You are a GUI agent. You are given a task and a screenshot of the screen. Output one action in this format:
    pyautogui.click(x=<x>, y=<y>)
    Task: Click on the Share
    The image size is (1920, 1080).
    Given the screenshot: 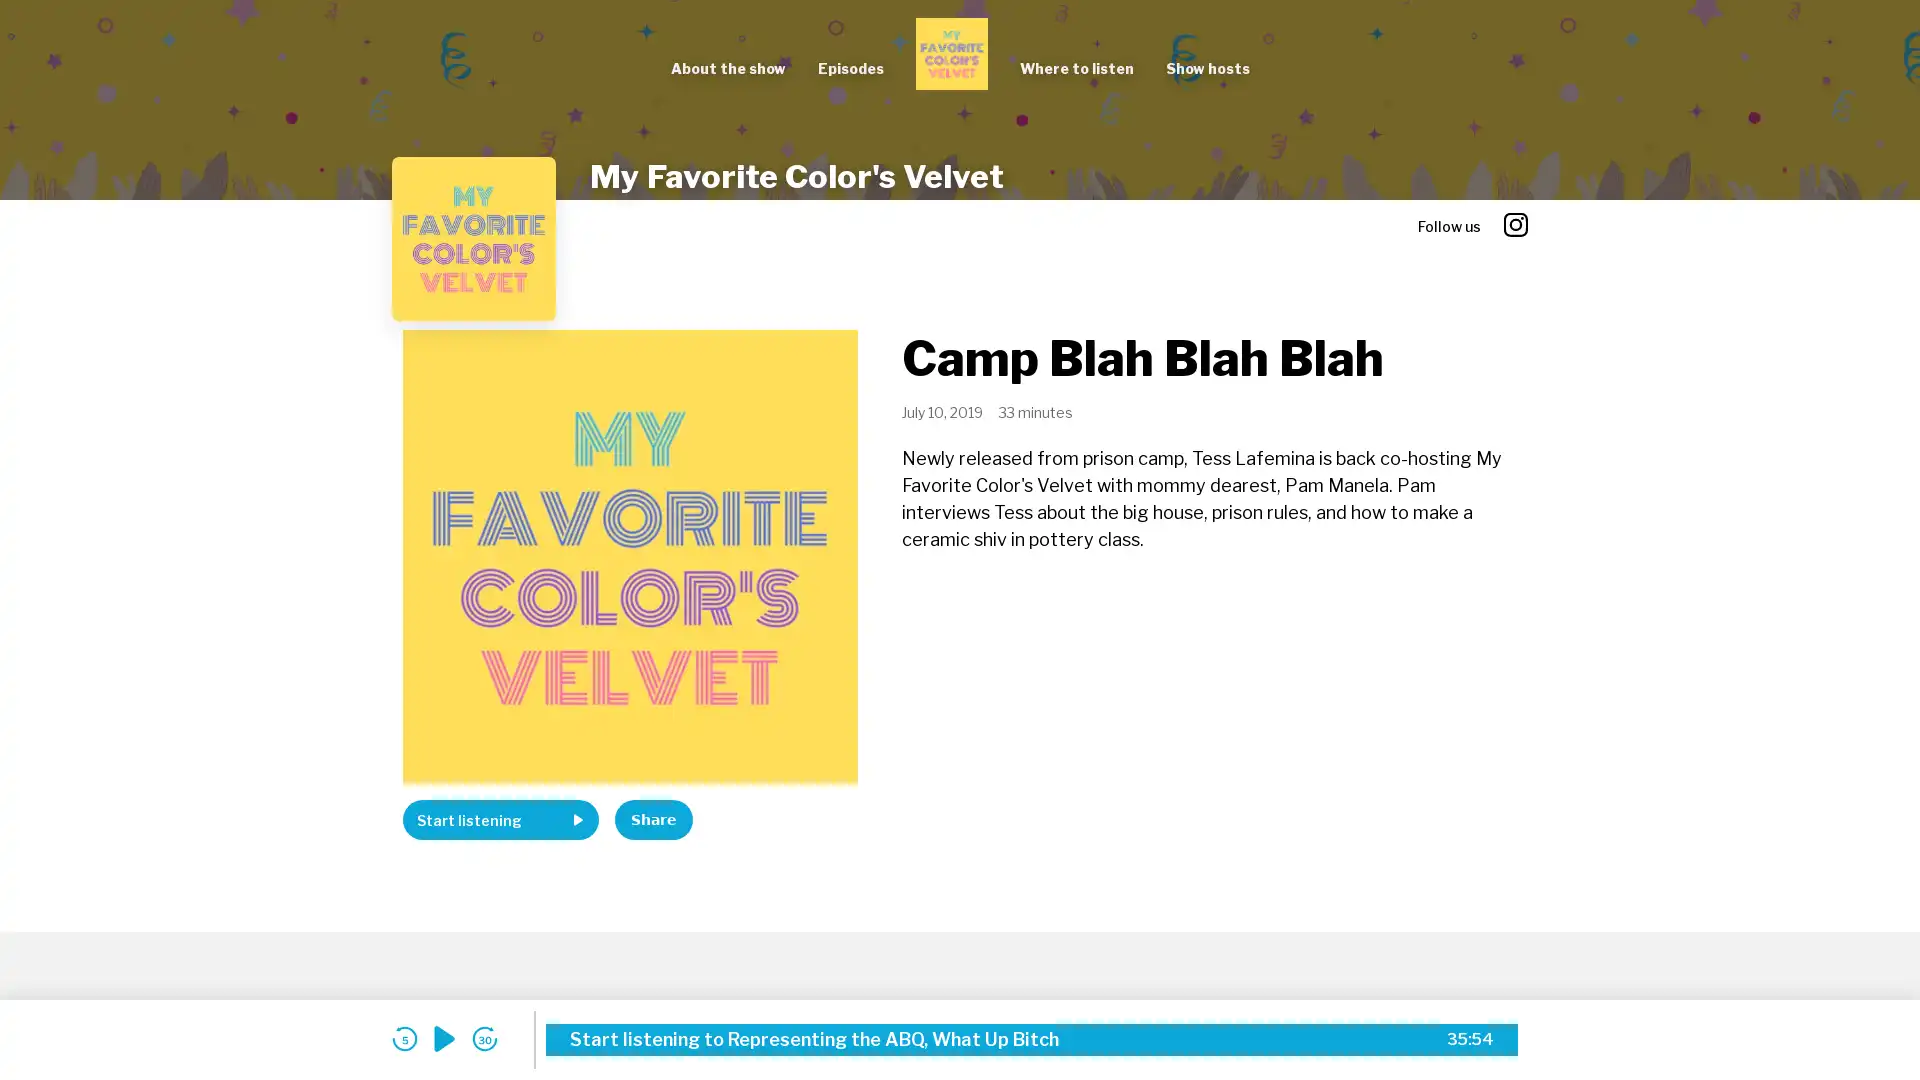 What is the action you would take?
    pyautogui.click(x=653, y=820)
    